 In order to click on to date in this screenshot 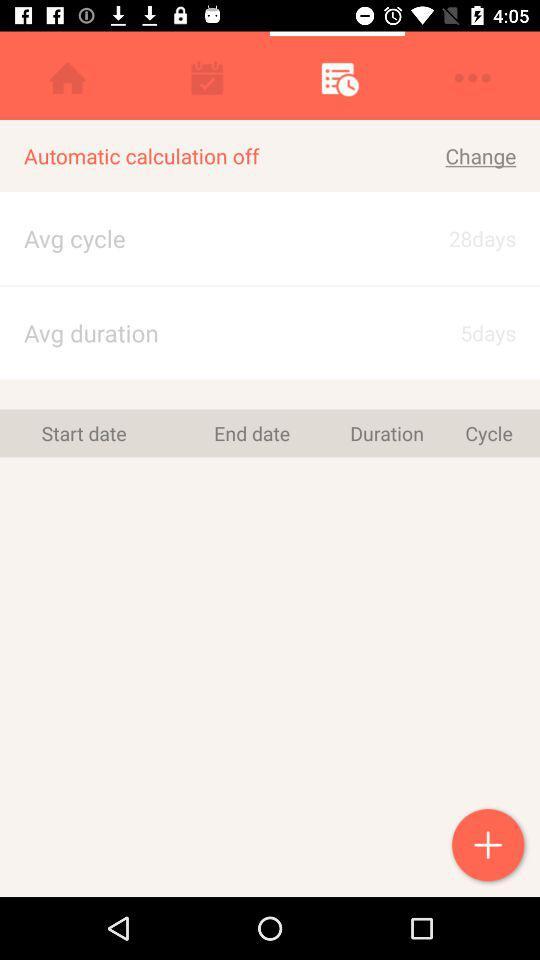, I will do `click(489, 846)`.